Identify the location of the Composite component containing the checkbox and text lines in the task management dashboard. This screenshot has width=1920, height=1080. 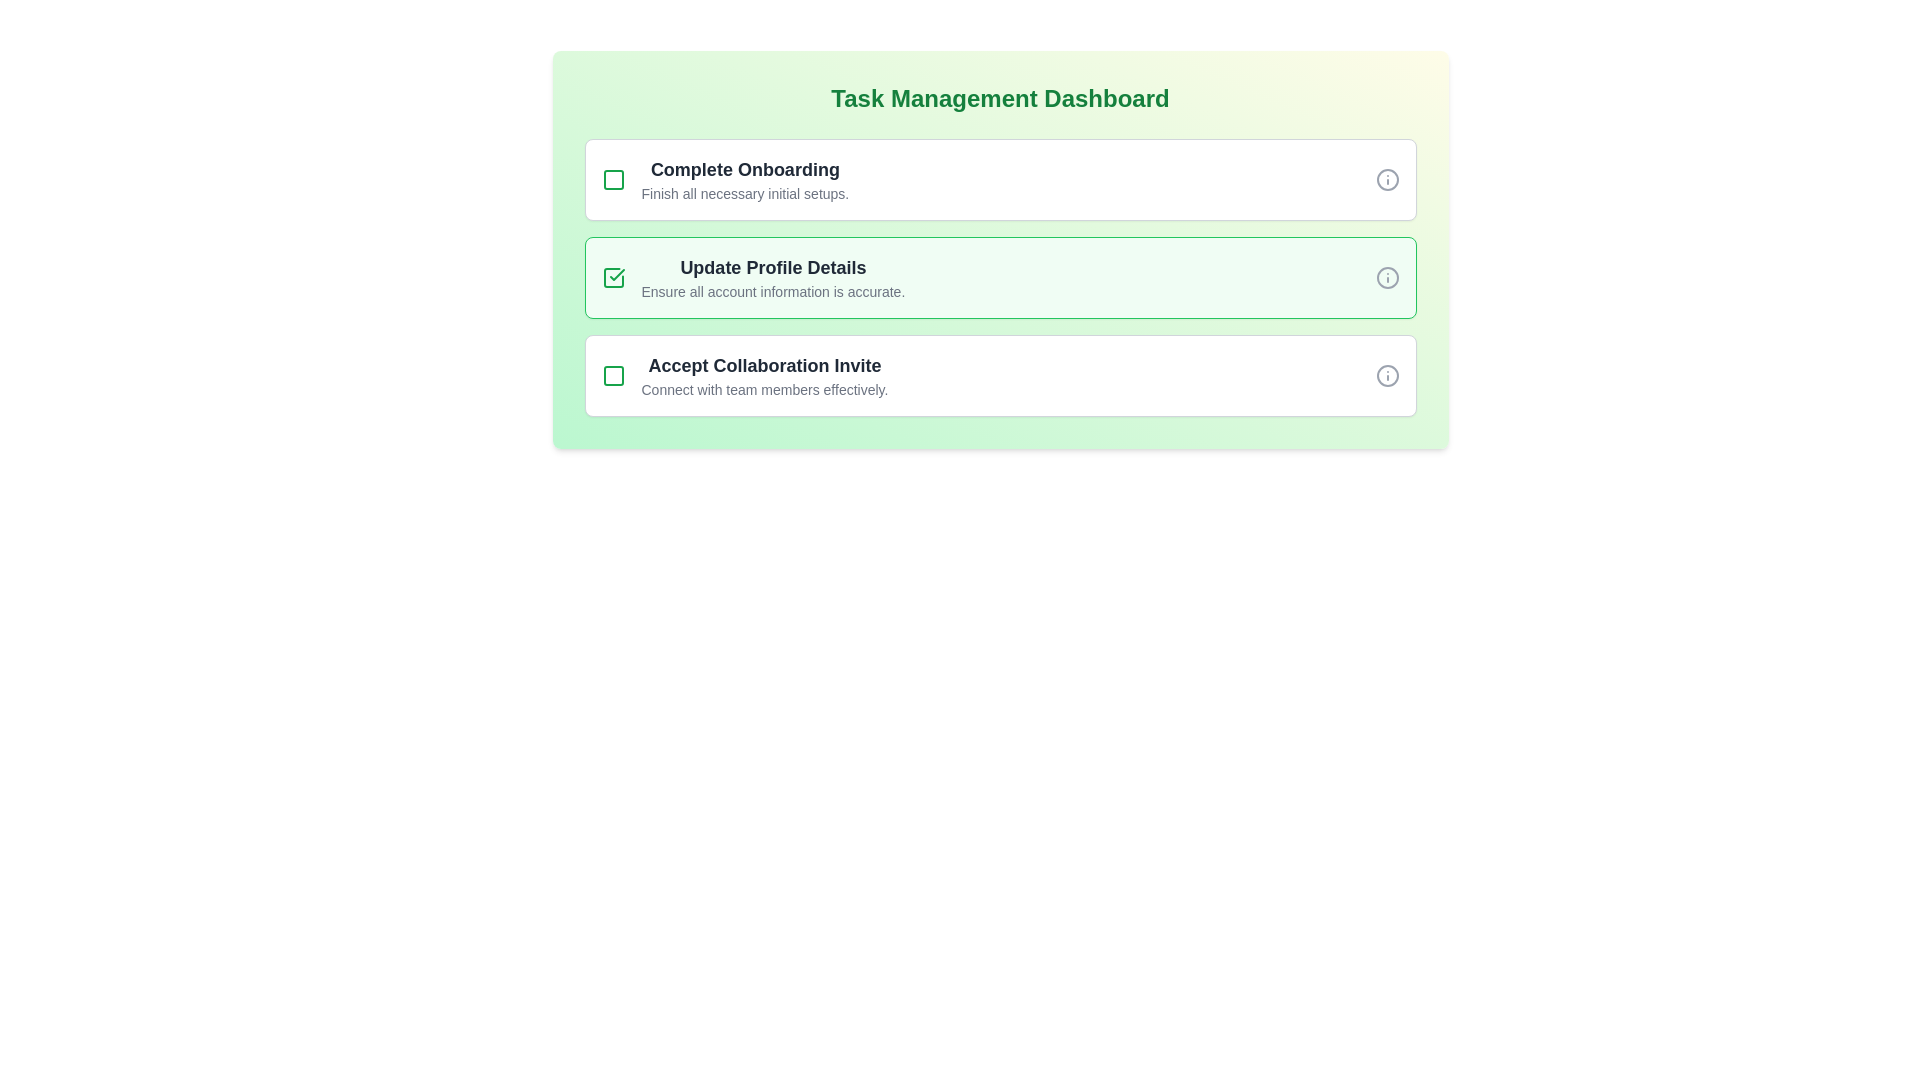
(752, 277).